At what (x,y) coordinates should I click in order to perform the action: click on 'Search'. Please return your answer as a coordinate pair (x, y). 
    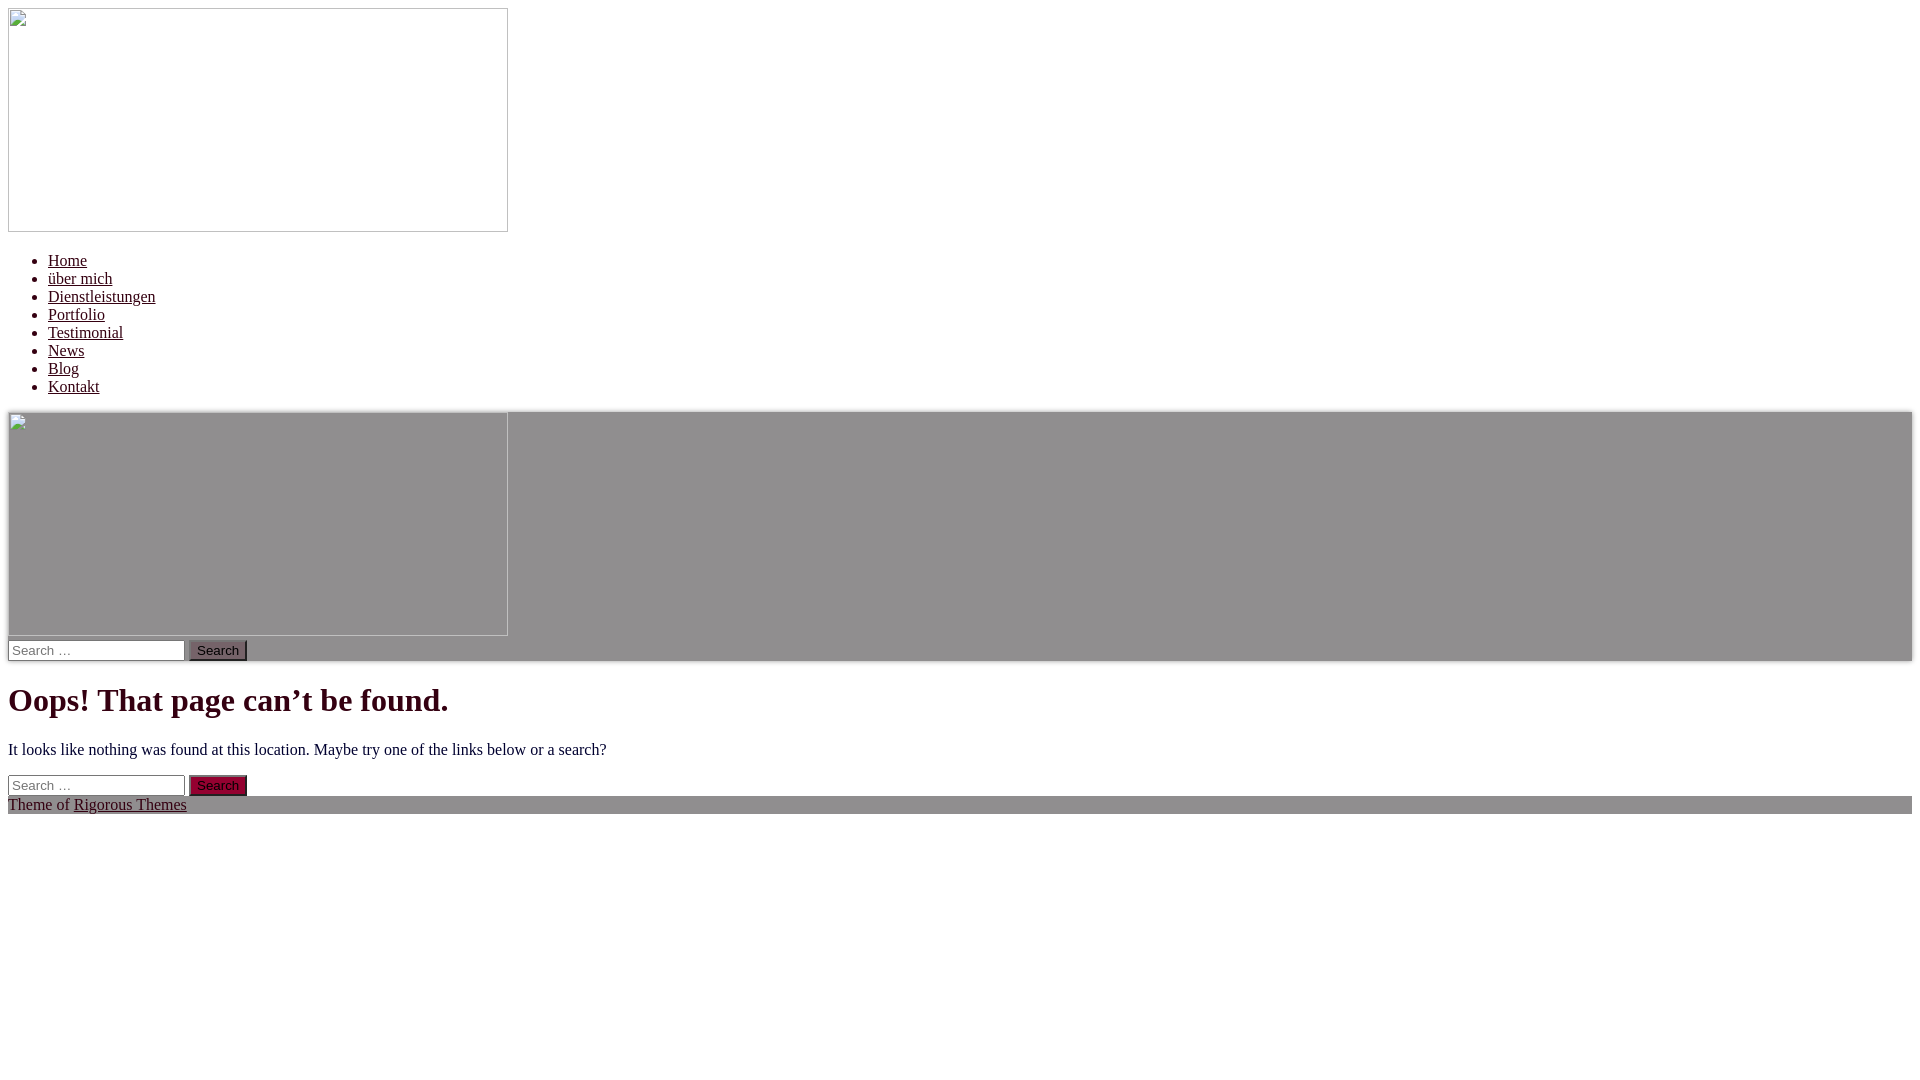
    Looking at the image, I should click on (217, 650).